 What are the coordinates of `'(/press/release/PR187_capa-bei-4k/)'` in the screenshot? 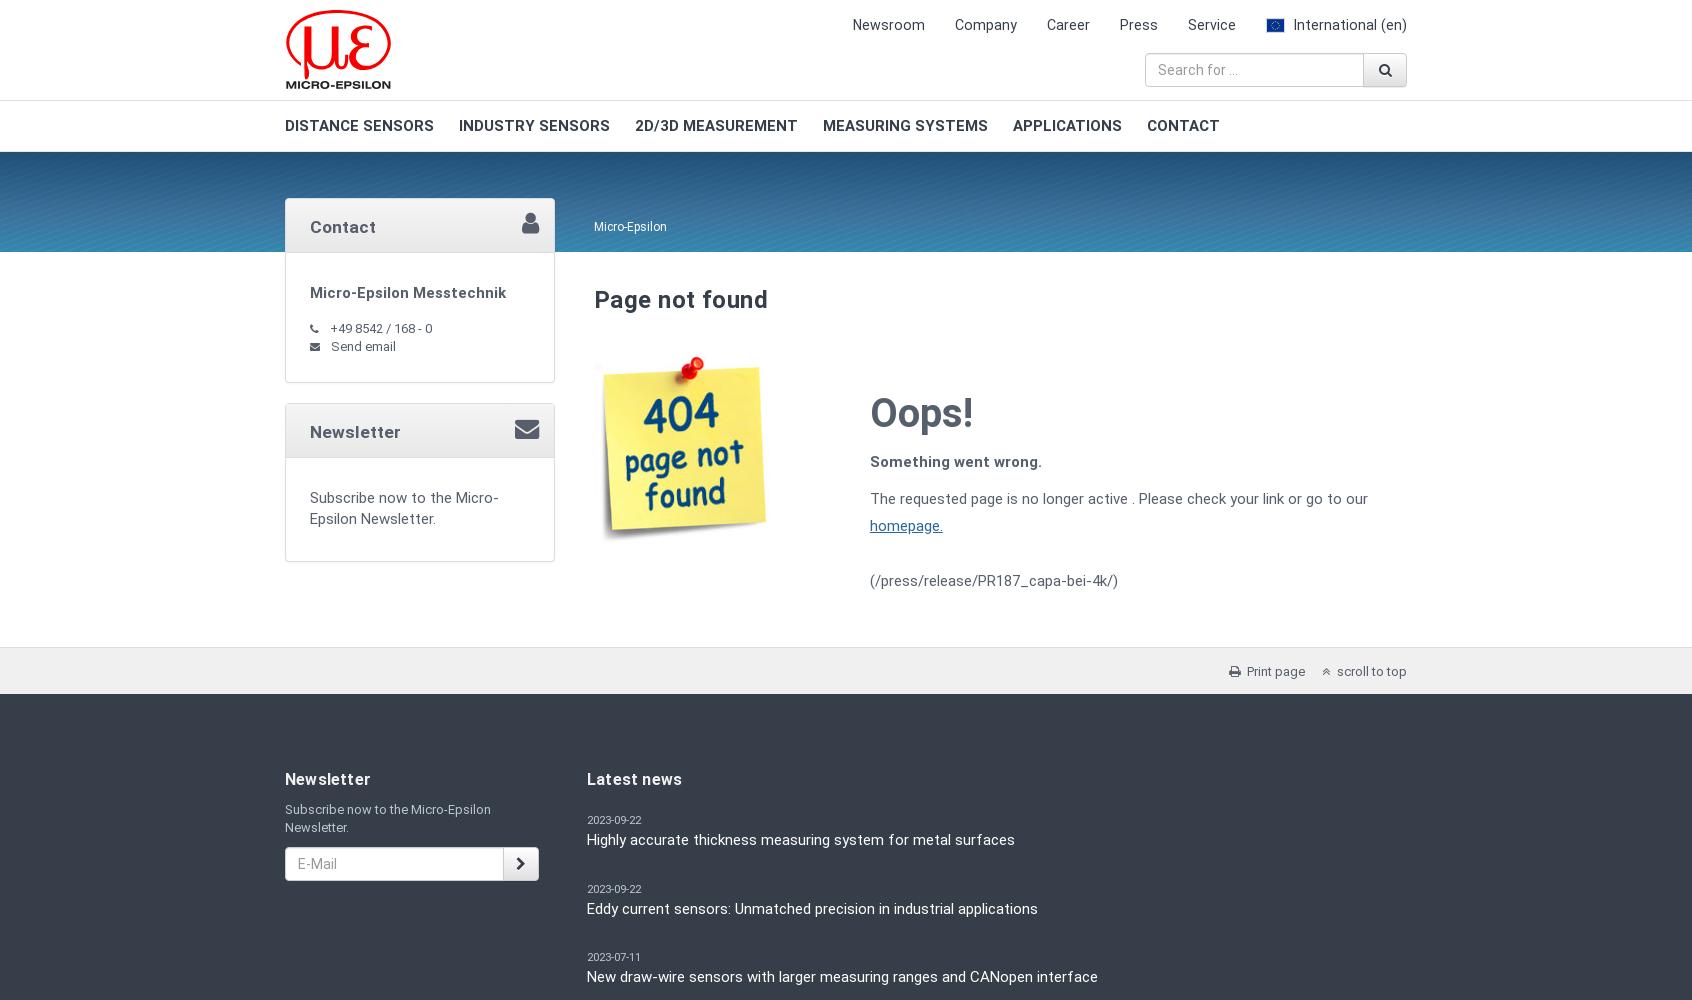 It's located at (868, 580).